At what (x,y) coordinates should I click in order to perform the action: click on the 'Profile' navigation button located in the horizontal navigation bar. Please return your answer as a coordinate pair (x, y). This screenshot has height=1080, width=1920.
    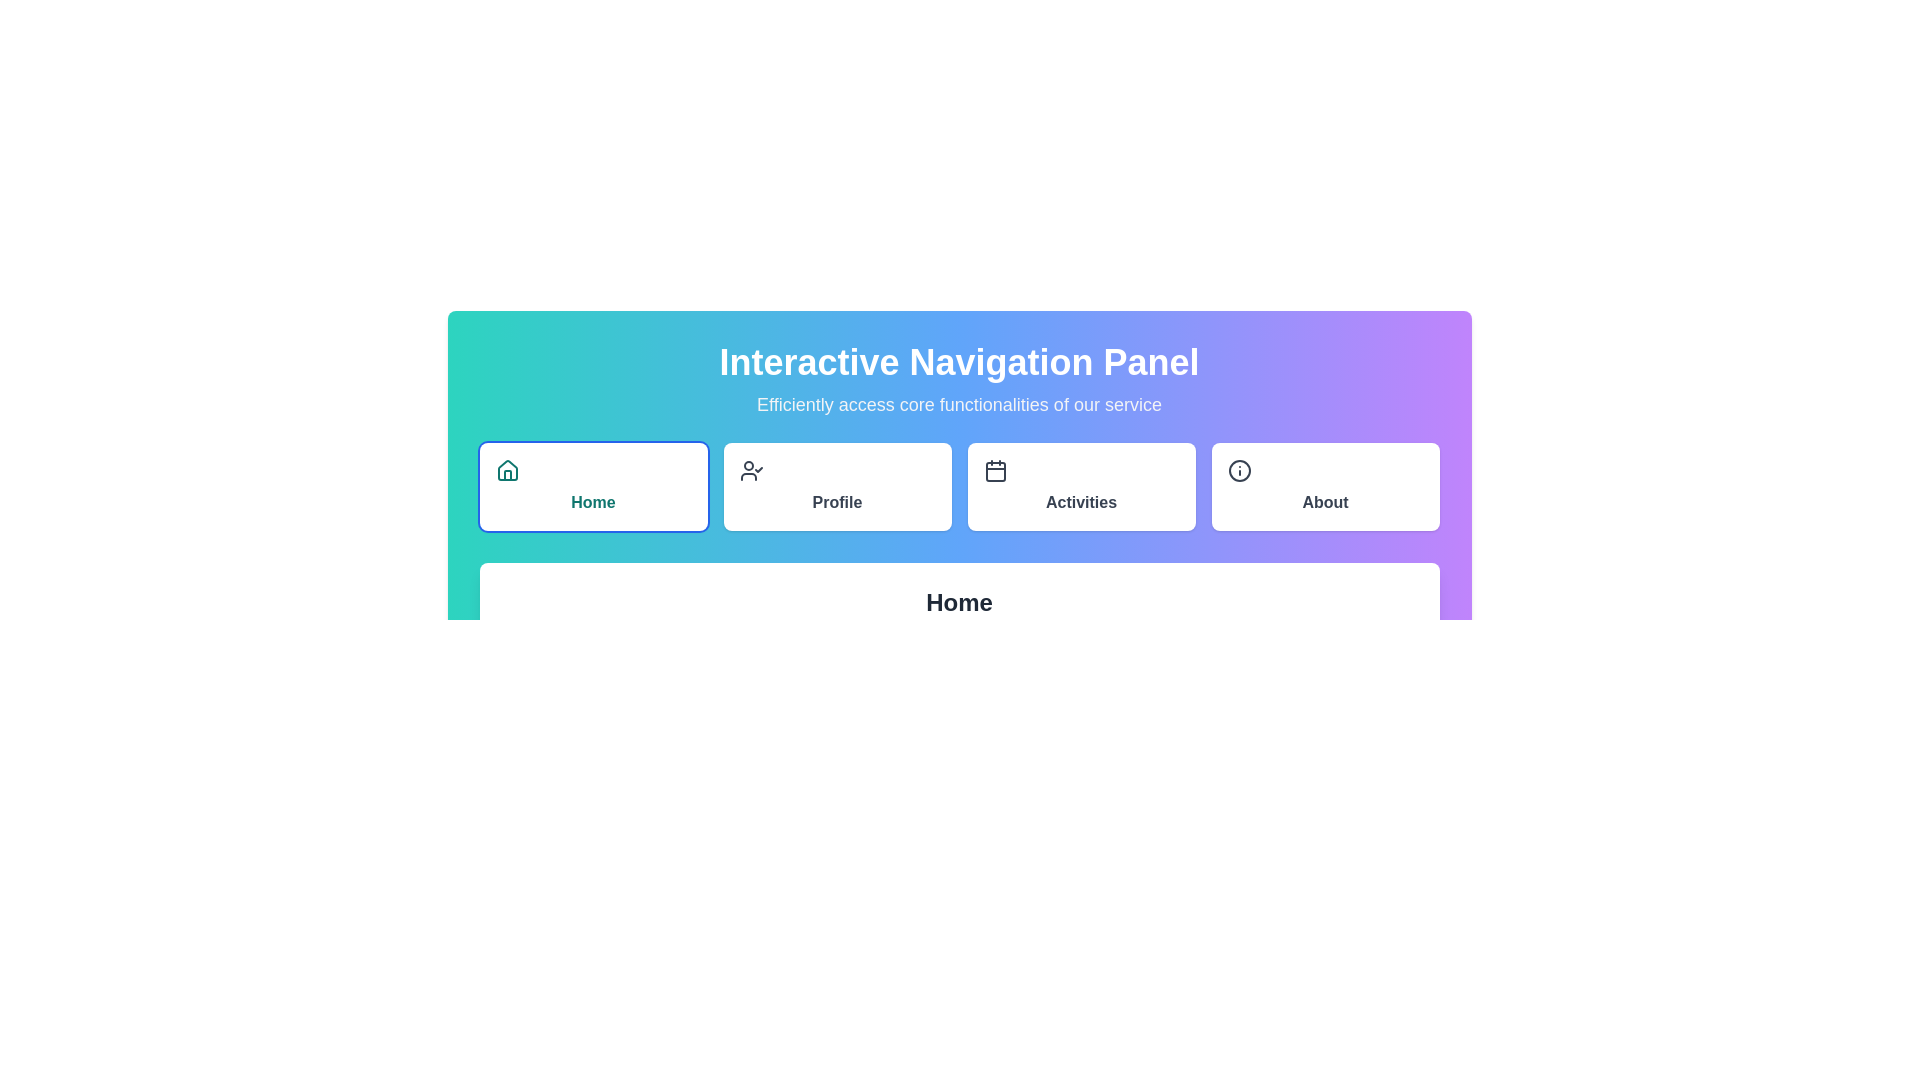
    Looking at the image, I should click on (837, 486).